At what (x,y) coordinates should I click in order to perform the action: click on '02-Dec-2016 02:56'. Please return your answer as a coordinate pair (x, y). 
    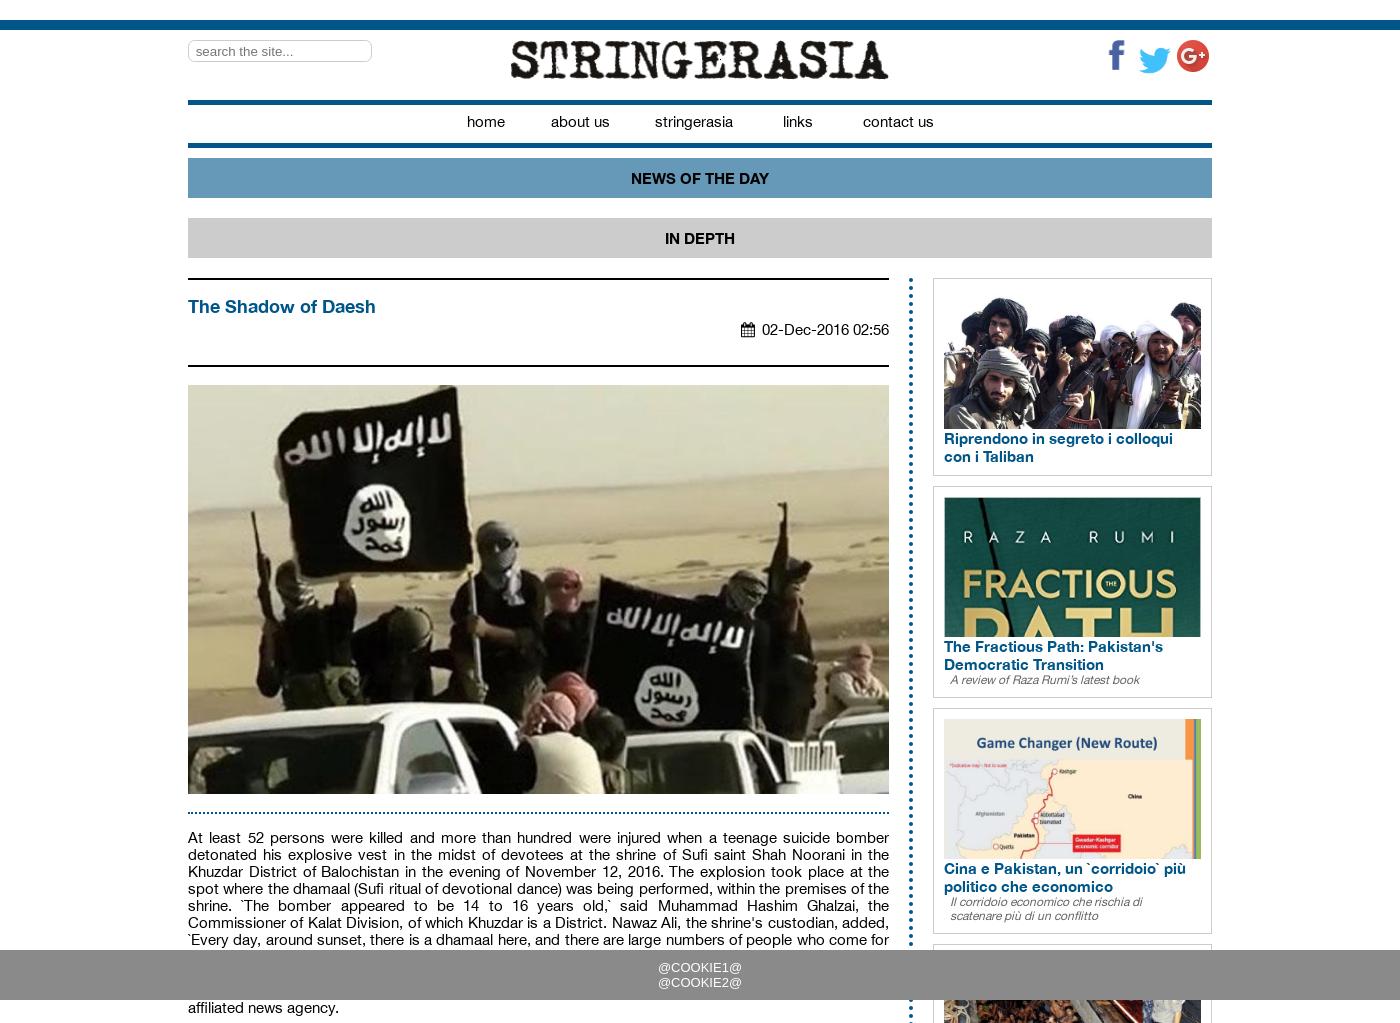
    Looking at the image, I should click on (825, 328).